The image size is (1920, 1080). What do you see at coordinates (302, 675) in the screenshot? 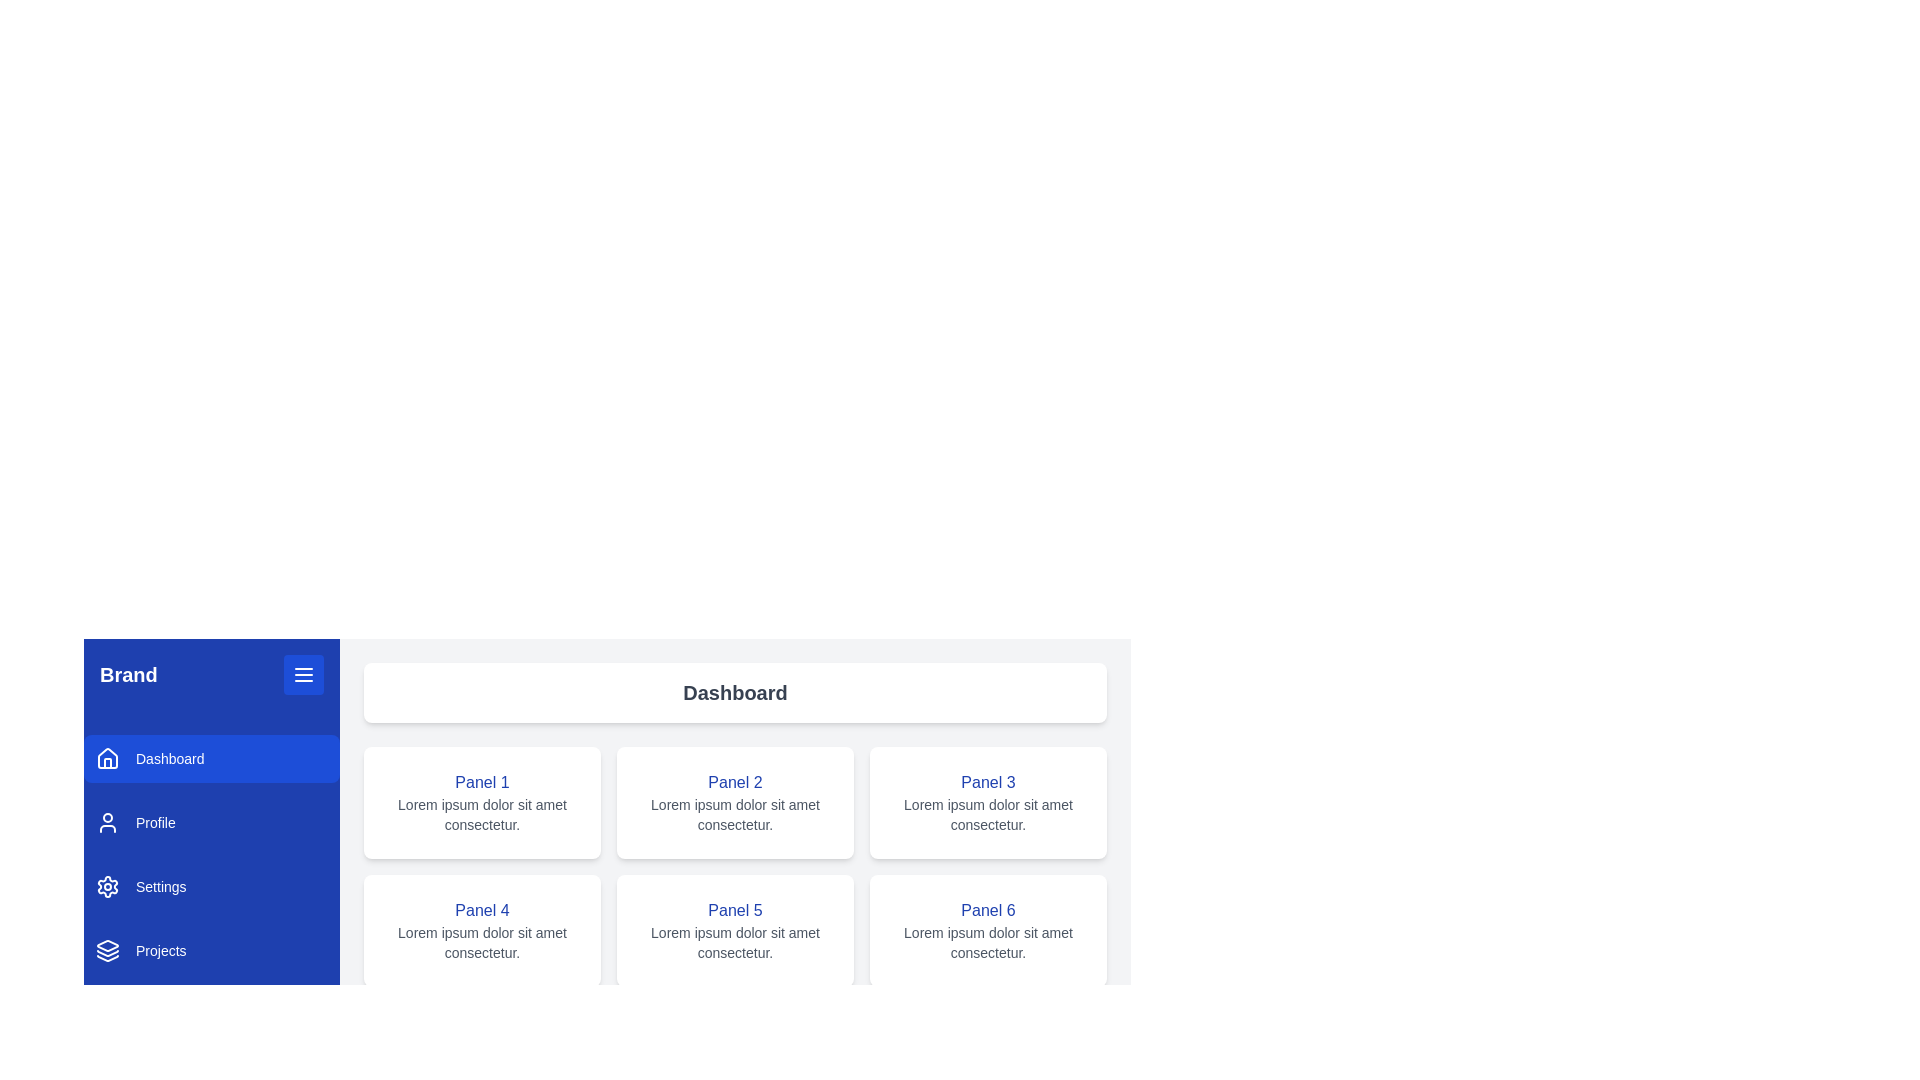
I see `the navigation menu toggle button located in the top-right corner of the bar, right after the 'Brand' text` at bounding box center [302, 675].